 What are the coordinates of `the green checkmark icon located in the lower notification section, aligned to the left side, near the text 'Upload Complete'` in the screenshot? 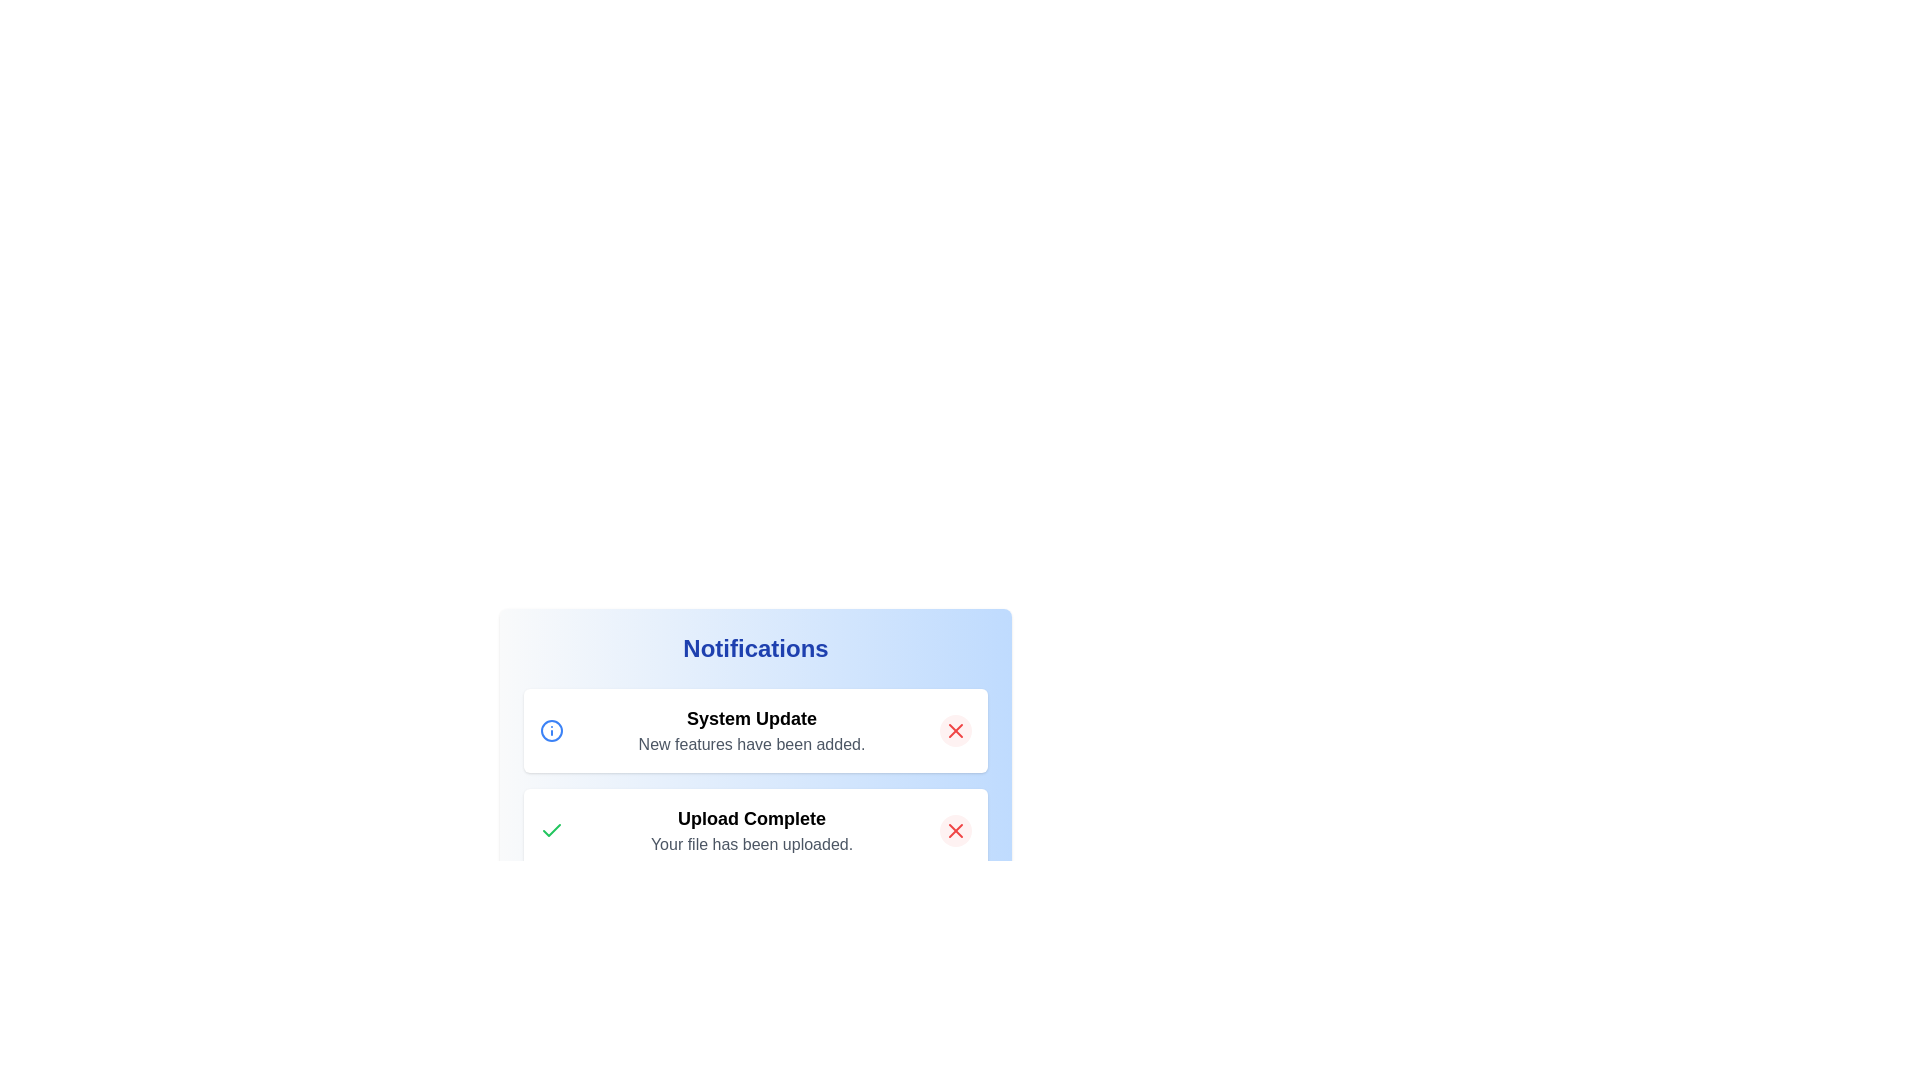 It's located at (552, 829).